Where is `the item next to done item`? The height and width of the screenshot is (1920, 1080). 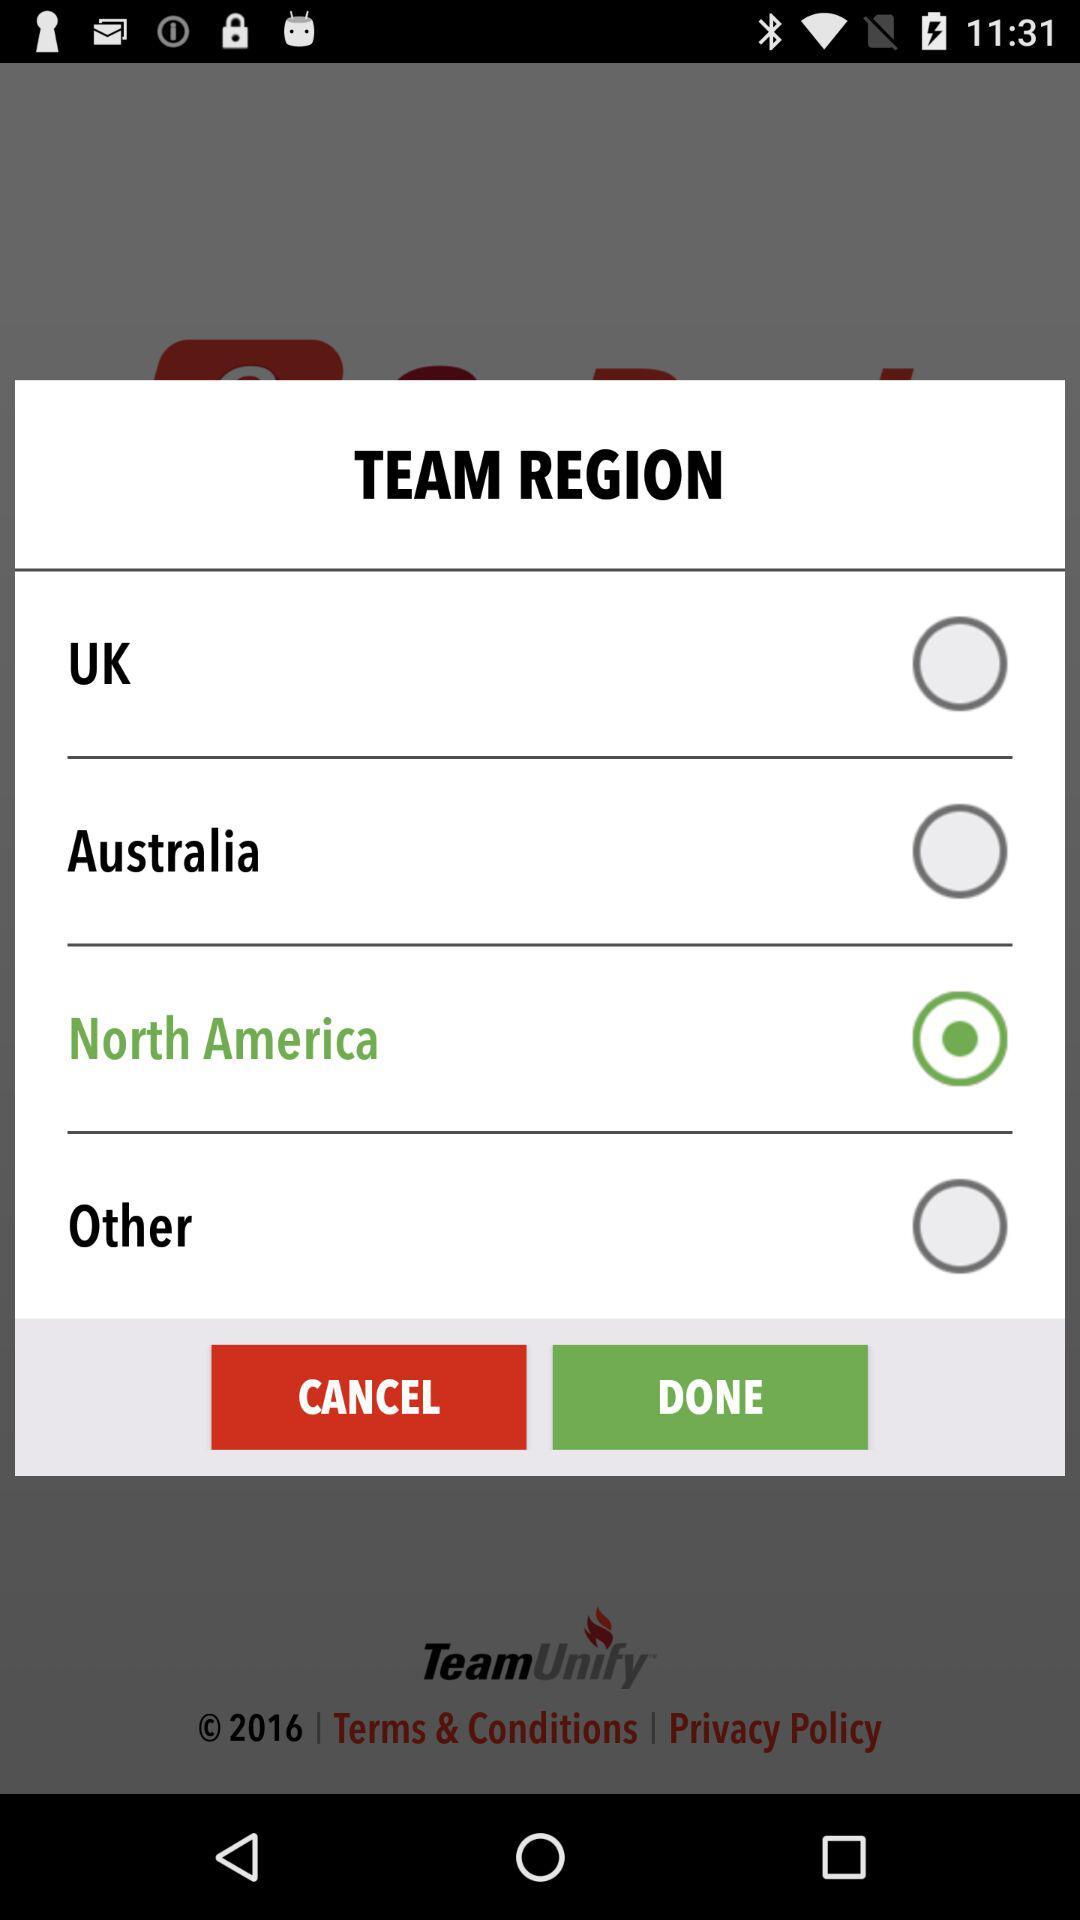 the item next to done item is located at coordinates (369, 1396).